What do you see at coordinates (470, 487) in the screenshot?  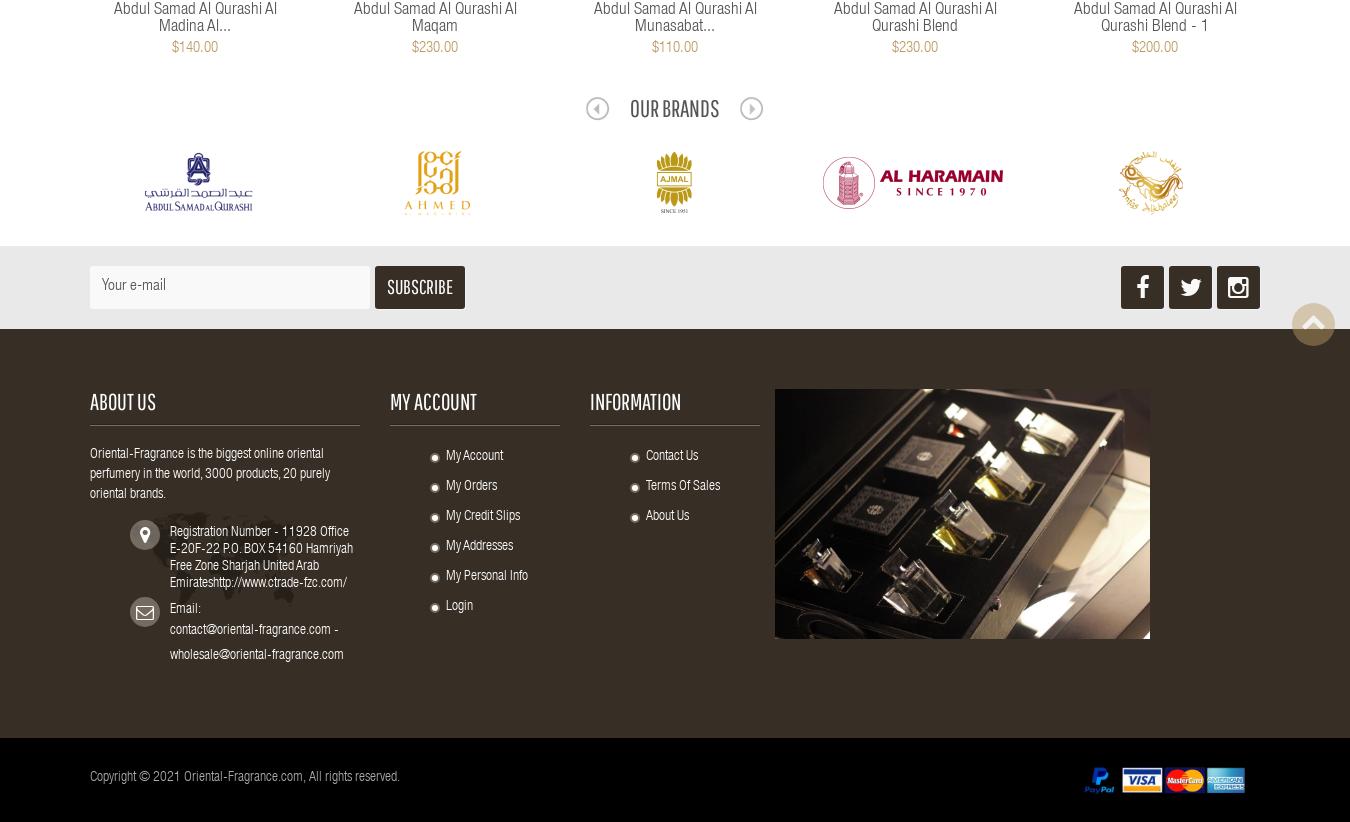 I see `'My orders'` at bounding box center [470, 487].